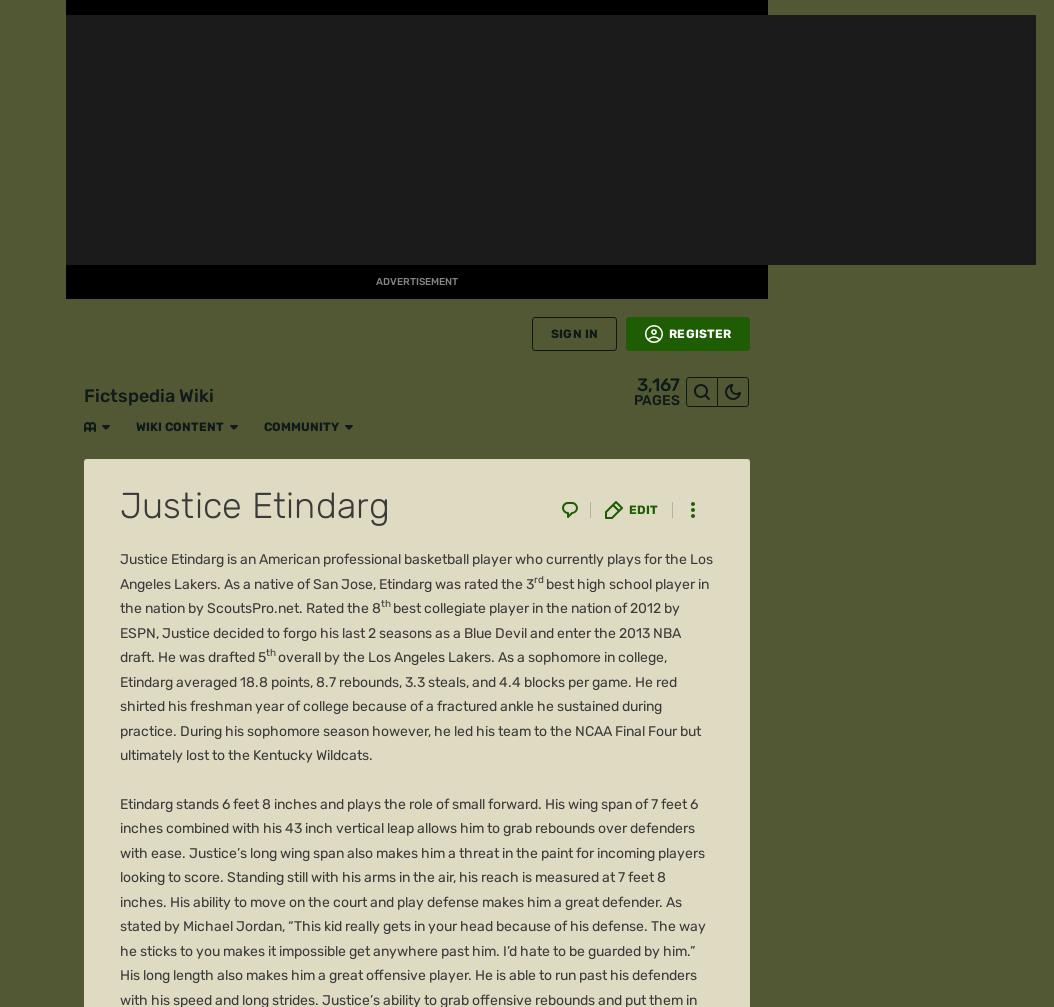  I want to click on 'Explore properties', so click(151, 958).